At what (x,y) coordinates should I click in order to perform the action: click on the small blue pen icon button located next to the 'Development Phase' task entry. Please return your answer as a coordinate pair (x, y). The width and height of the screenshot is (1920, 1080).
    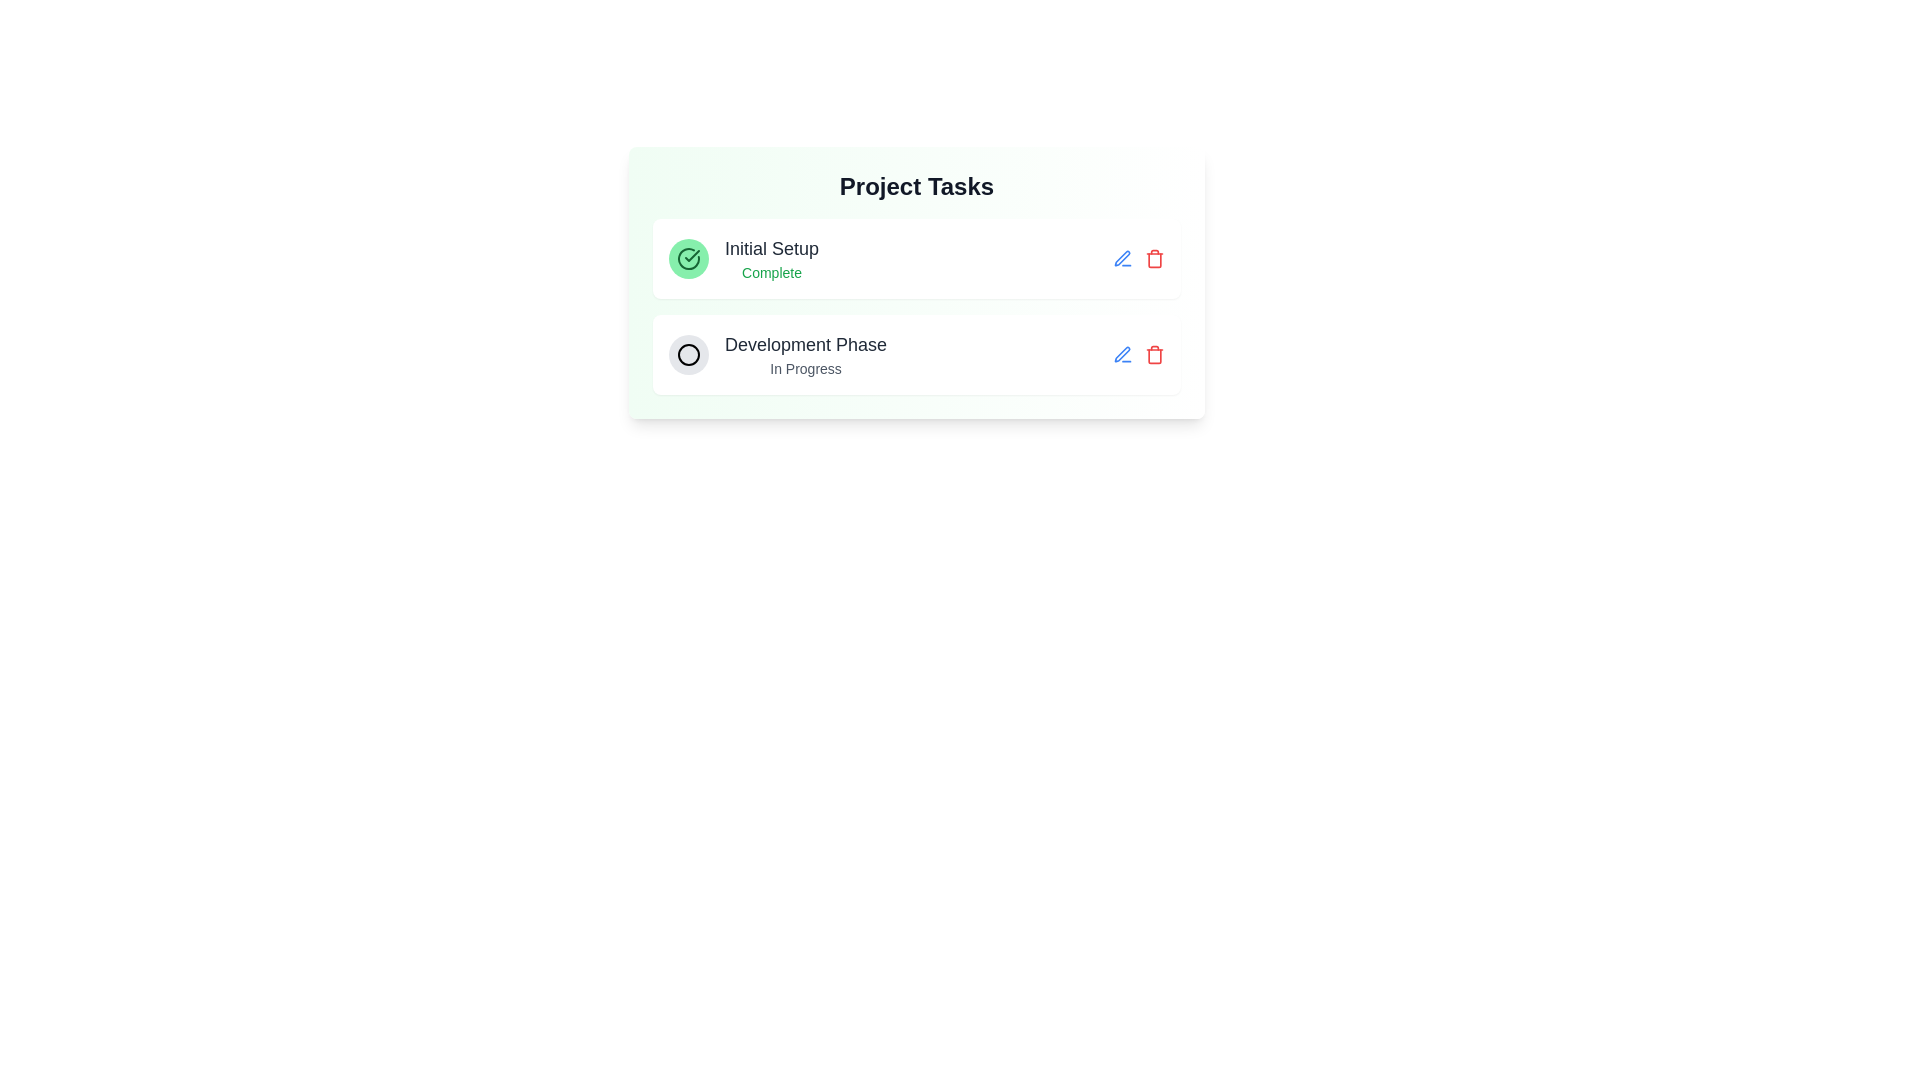
    Looking at the image, I should click on (1123, 257).